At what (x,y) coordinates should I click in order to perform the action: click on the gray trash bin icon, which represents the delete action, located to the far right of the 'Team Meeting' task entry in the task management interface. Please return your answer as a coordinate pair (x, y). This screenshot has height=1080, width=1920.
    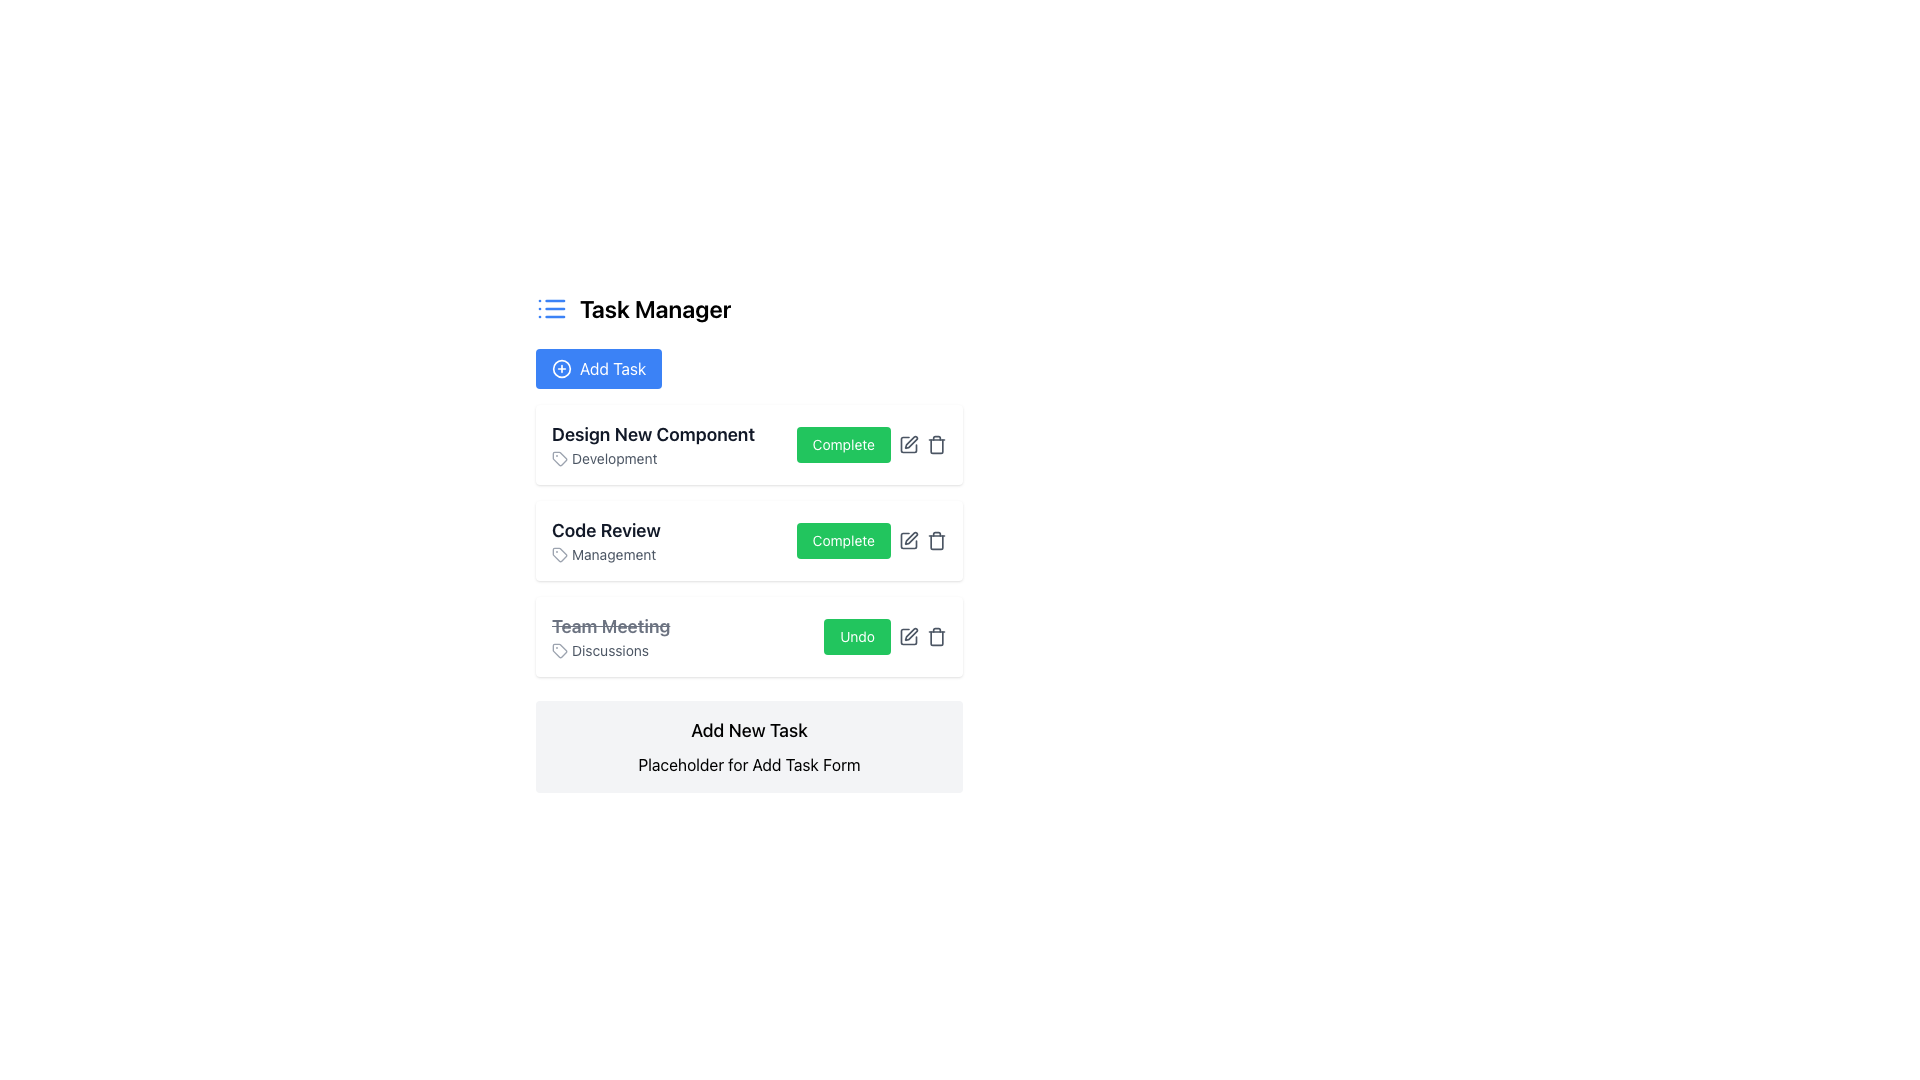
    Looking at the image, I should click on (935, 636).